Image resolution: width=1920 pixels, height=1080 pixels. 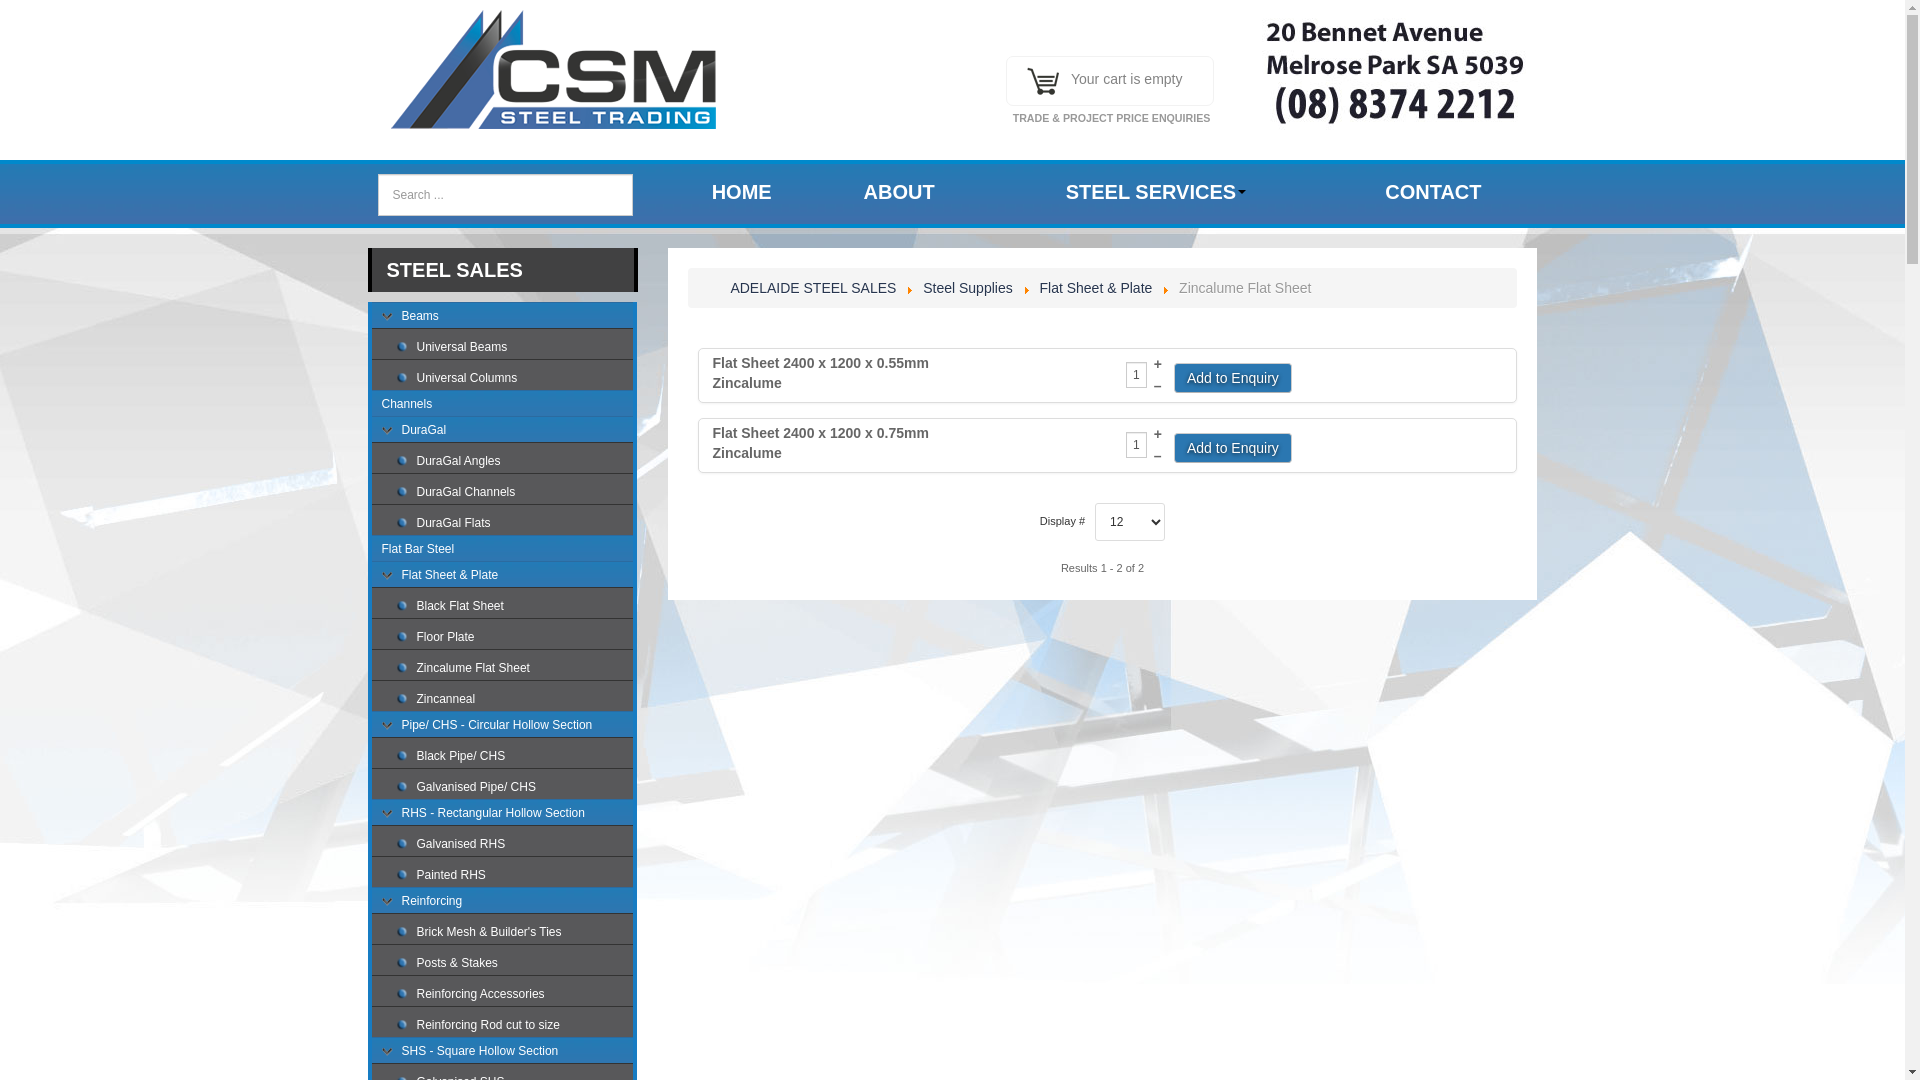 I want to click on 'ADELAIDE STEEL SALES', so click(x=812, y=288).